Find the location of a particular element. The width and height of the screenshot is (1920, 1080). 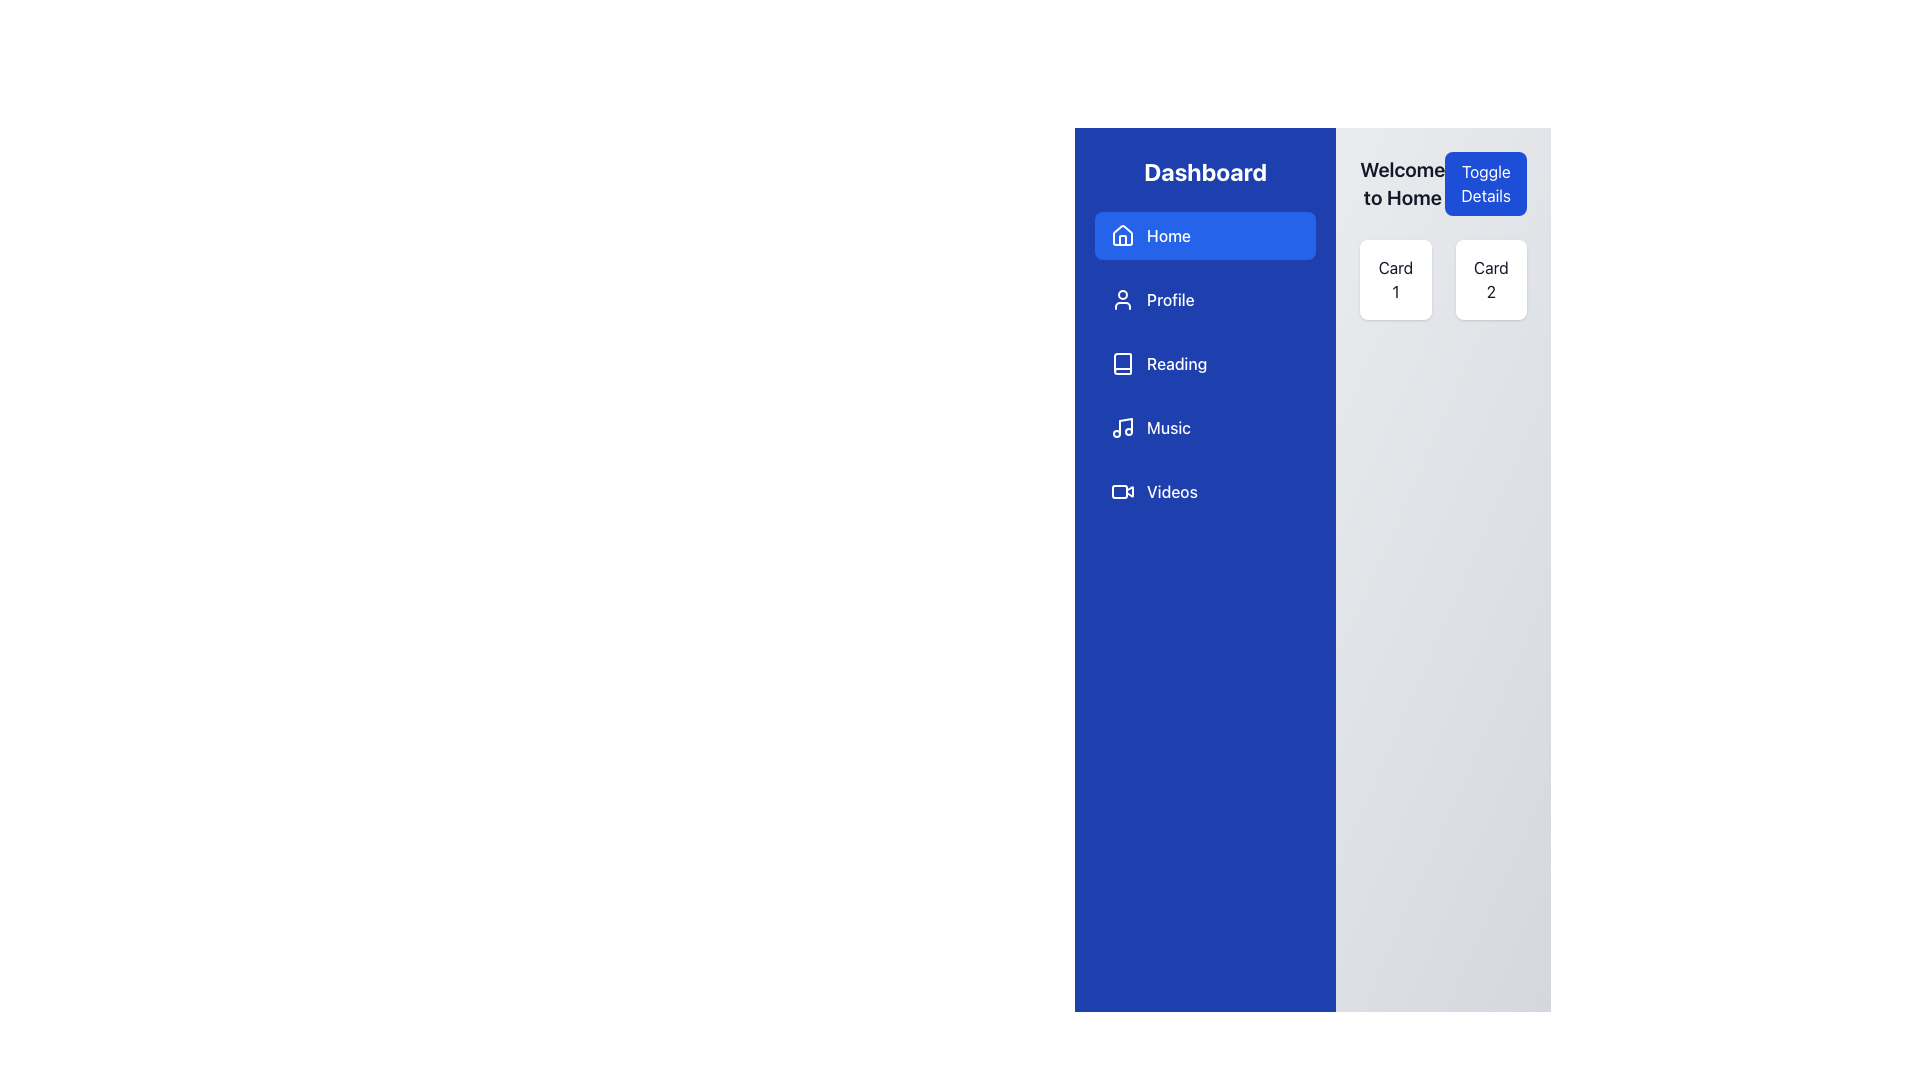

the house icon element that is part of the 'Home' button on the navigation bar is located at coordinates (1123, 239).